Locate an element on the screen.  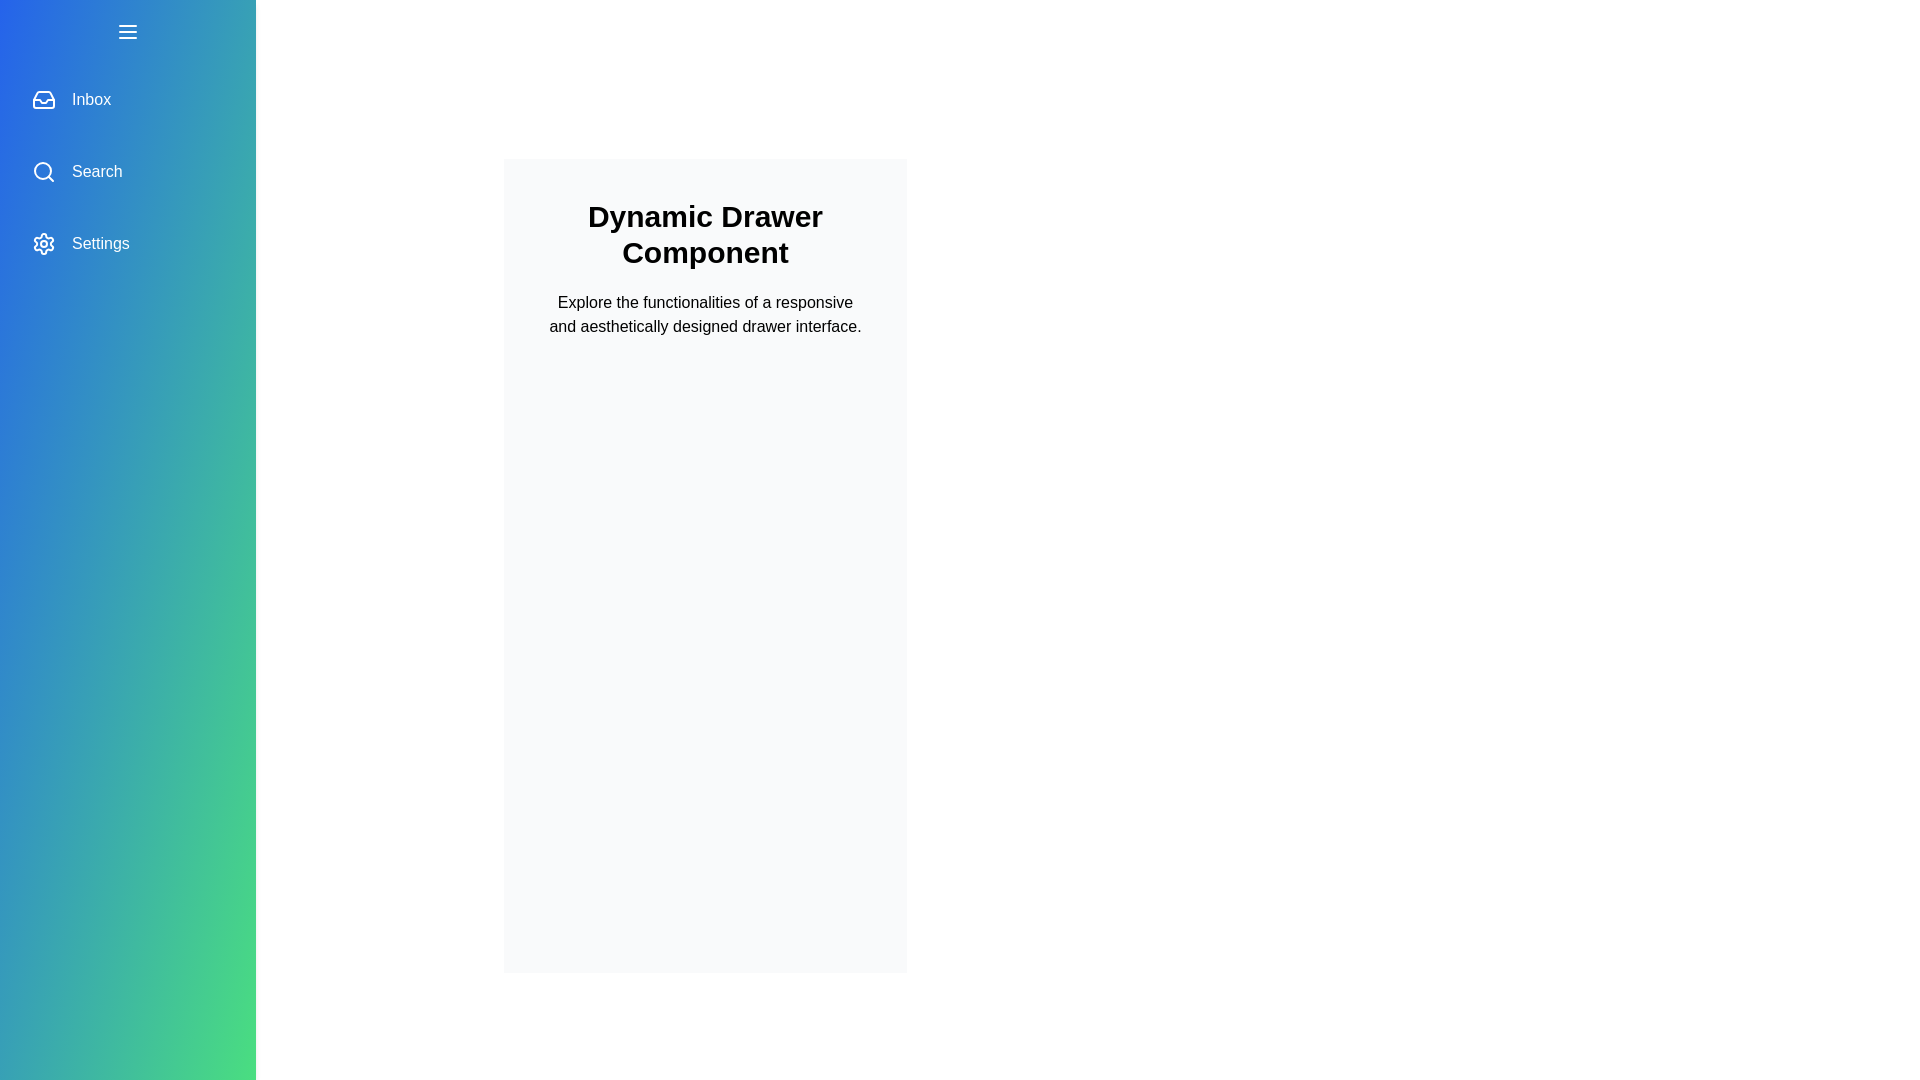
the 'Settings' menu item in the drawer is located at coordinates (127, 242).